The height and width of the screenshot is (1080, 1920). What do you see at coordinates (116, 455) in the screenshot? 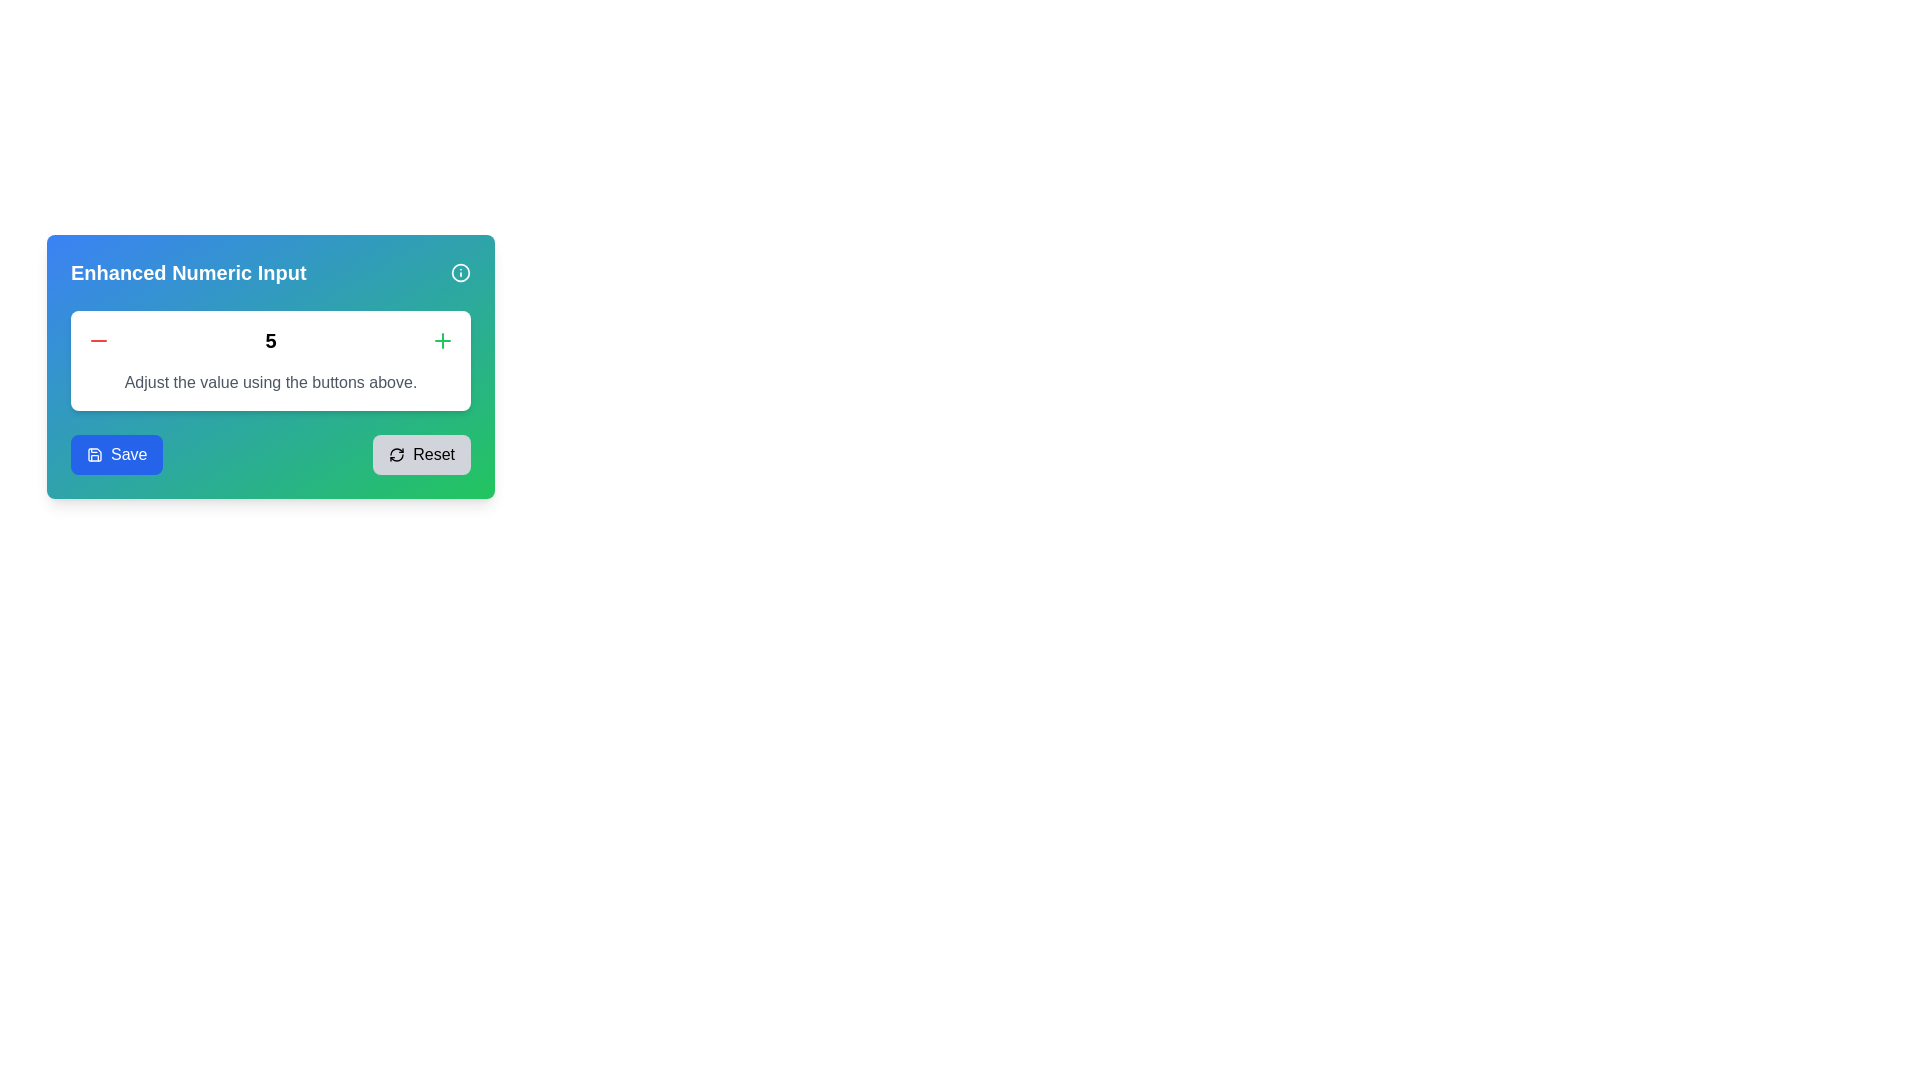
I see `the 'Save' button located in the lower-left corner of the interface` at bounding box center [116, 455].